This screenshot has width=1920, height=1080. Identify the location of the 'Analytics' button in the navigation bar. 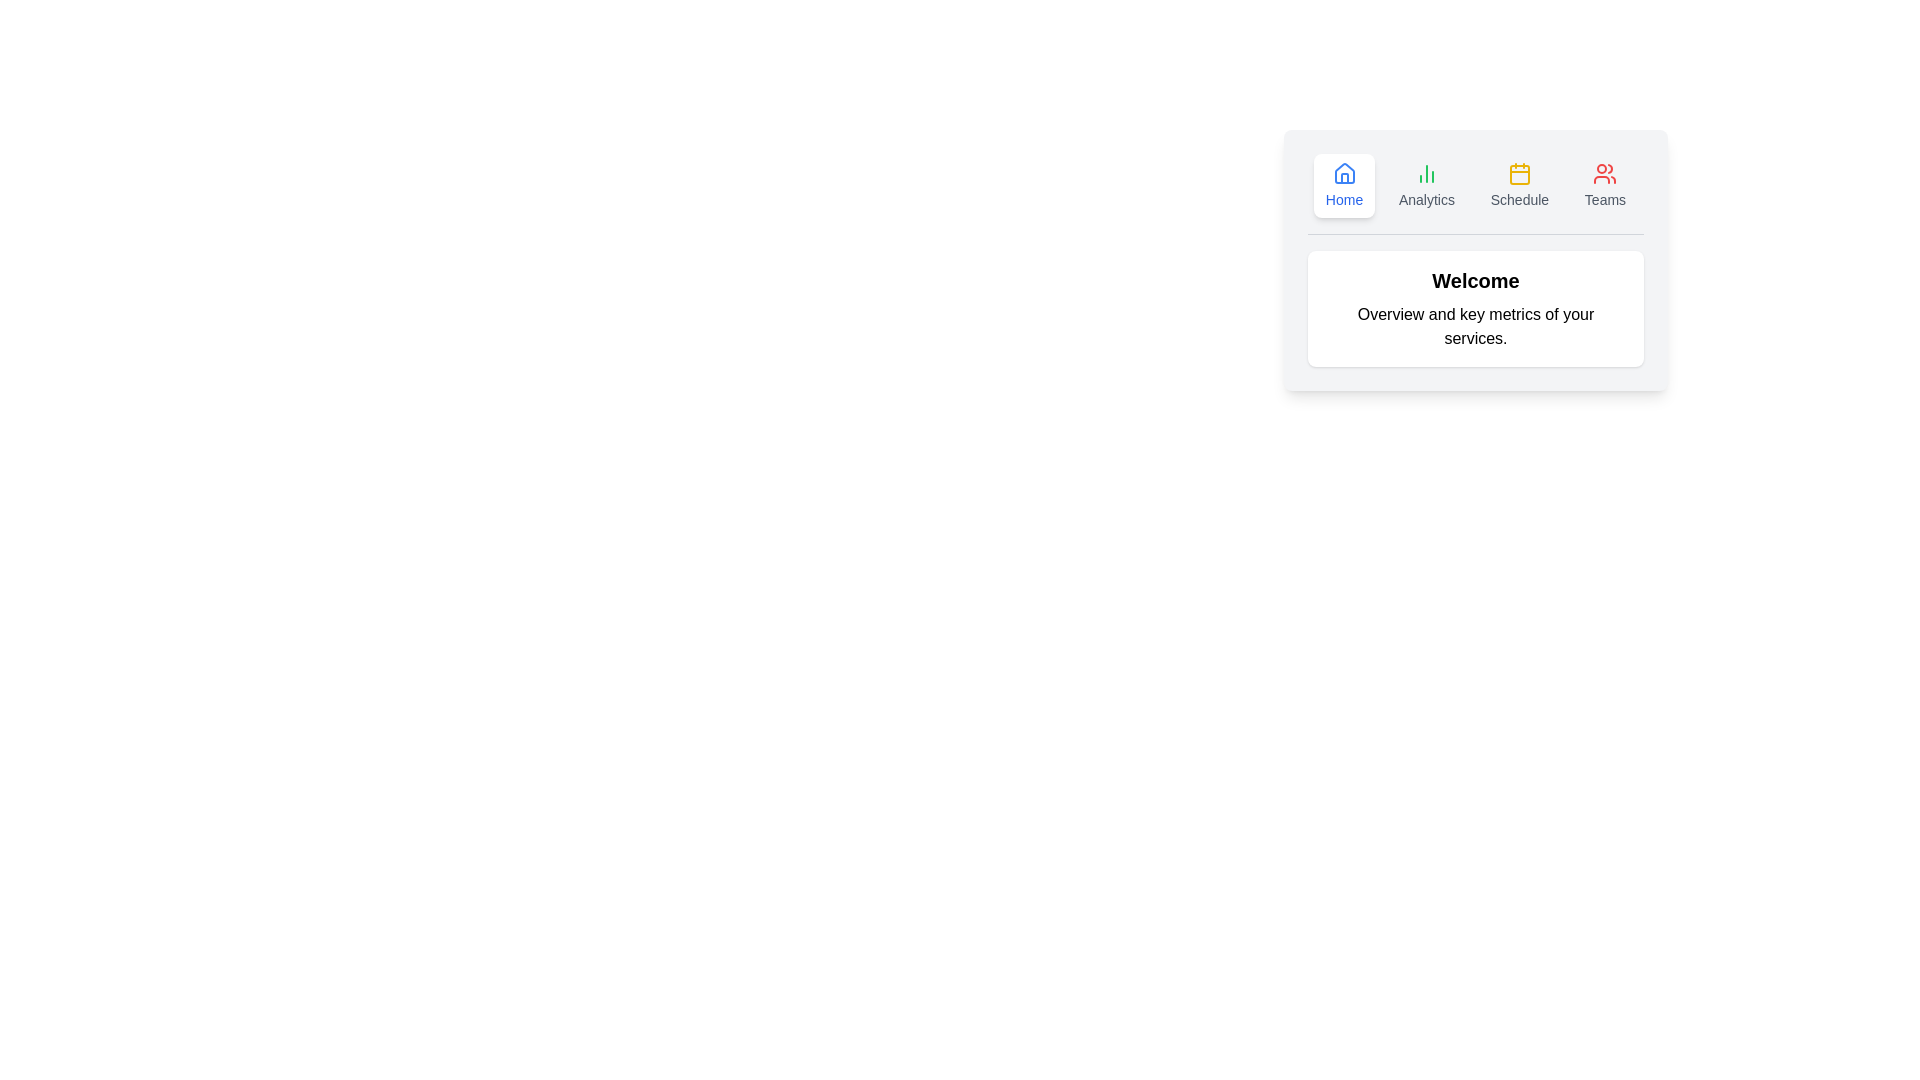
(1425, 185).